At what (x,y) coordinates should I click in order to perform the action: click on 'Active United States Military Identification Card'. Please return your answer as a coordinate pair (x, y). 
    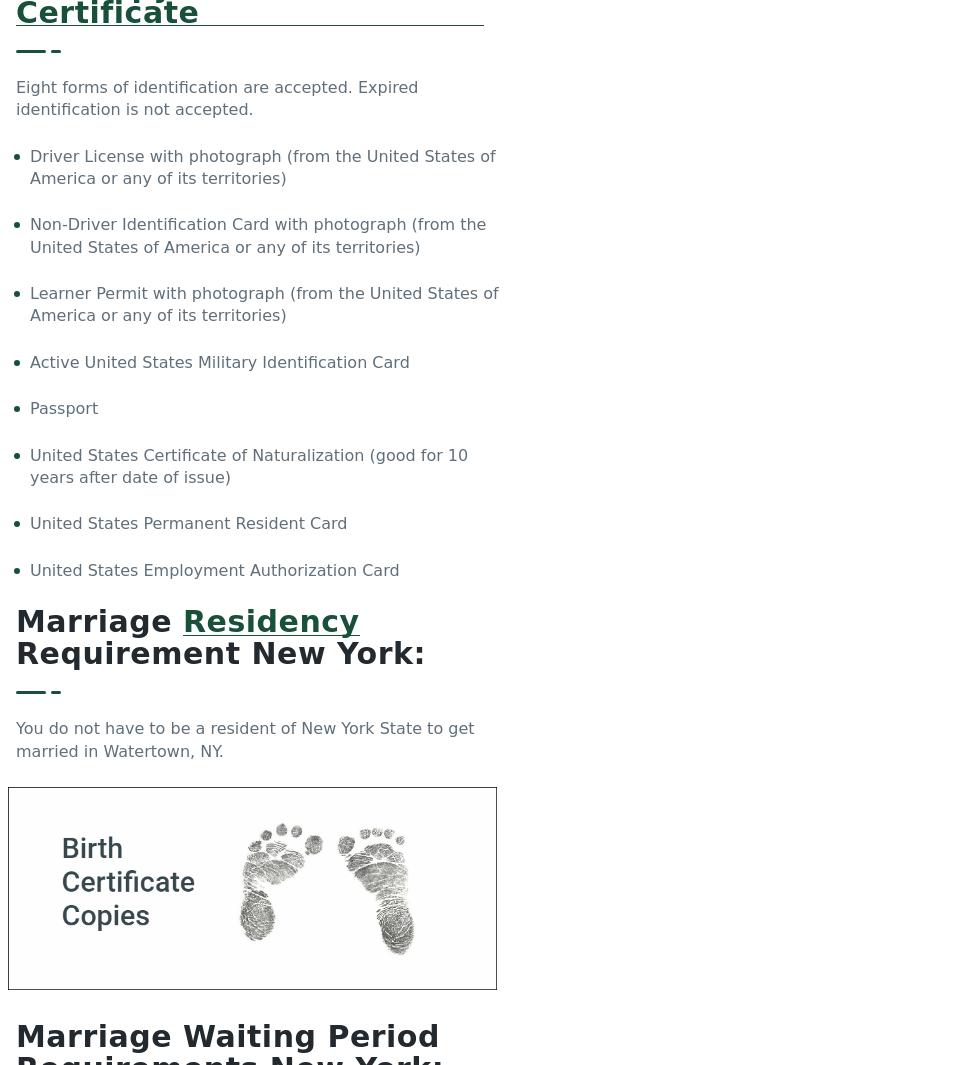
    Looking at the image, I should click on (219, 360).